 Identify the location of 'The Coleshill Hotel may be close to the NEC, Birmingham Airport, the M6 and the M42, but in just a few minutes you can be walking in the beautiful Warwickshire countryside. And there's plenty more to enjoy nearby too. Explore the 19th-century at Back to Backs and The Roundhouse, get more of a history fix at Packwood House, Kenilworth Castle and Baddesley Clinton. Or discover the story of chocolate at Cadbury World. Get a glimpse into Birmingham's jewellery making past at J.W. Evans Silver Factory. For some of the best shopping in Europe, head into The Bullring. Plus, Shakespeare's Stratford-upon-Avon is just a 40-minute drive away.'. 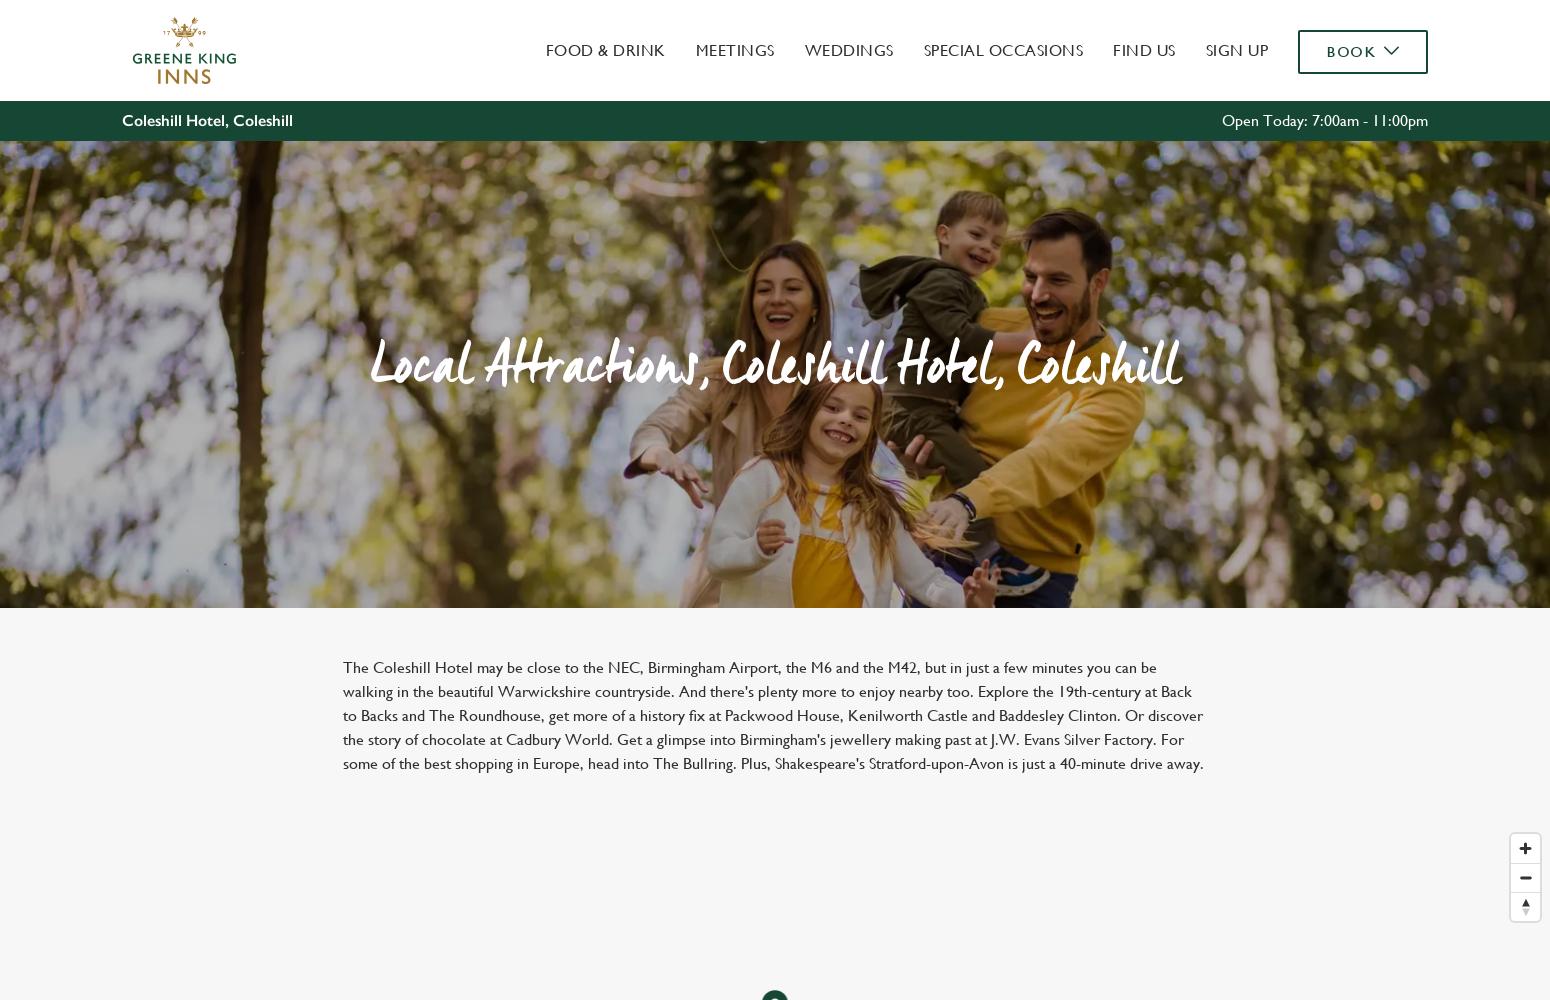
(773, 714).